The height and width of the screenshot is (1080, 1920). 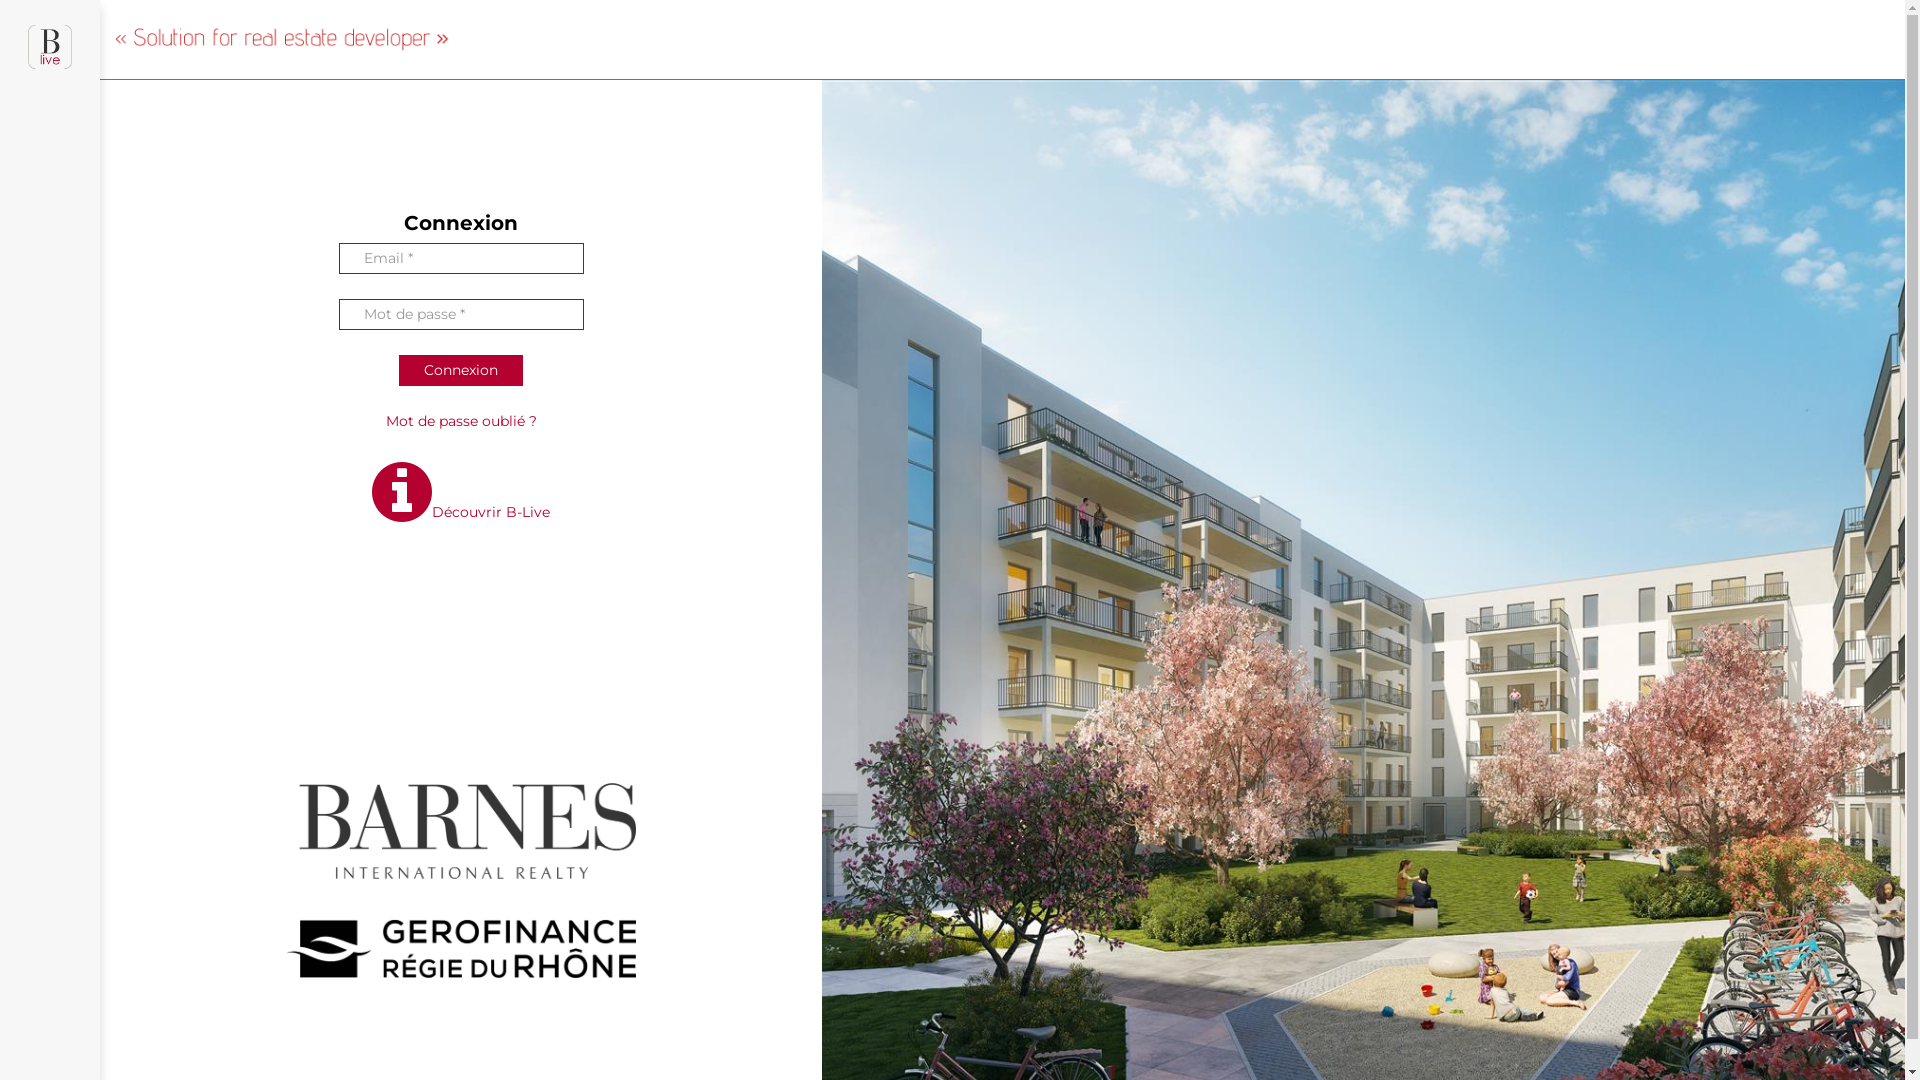 I want to click on 'B-Live', so click(x=49, y=55).